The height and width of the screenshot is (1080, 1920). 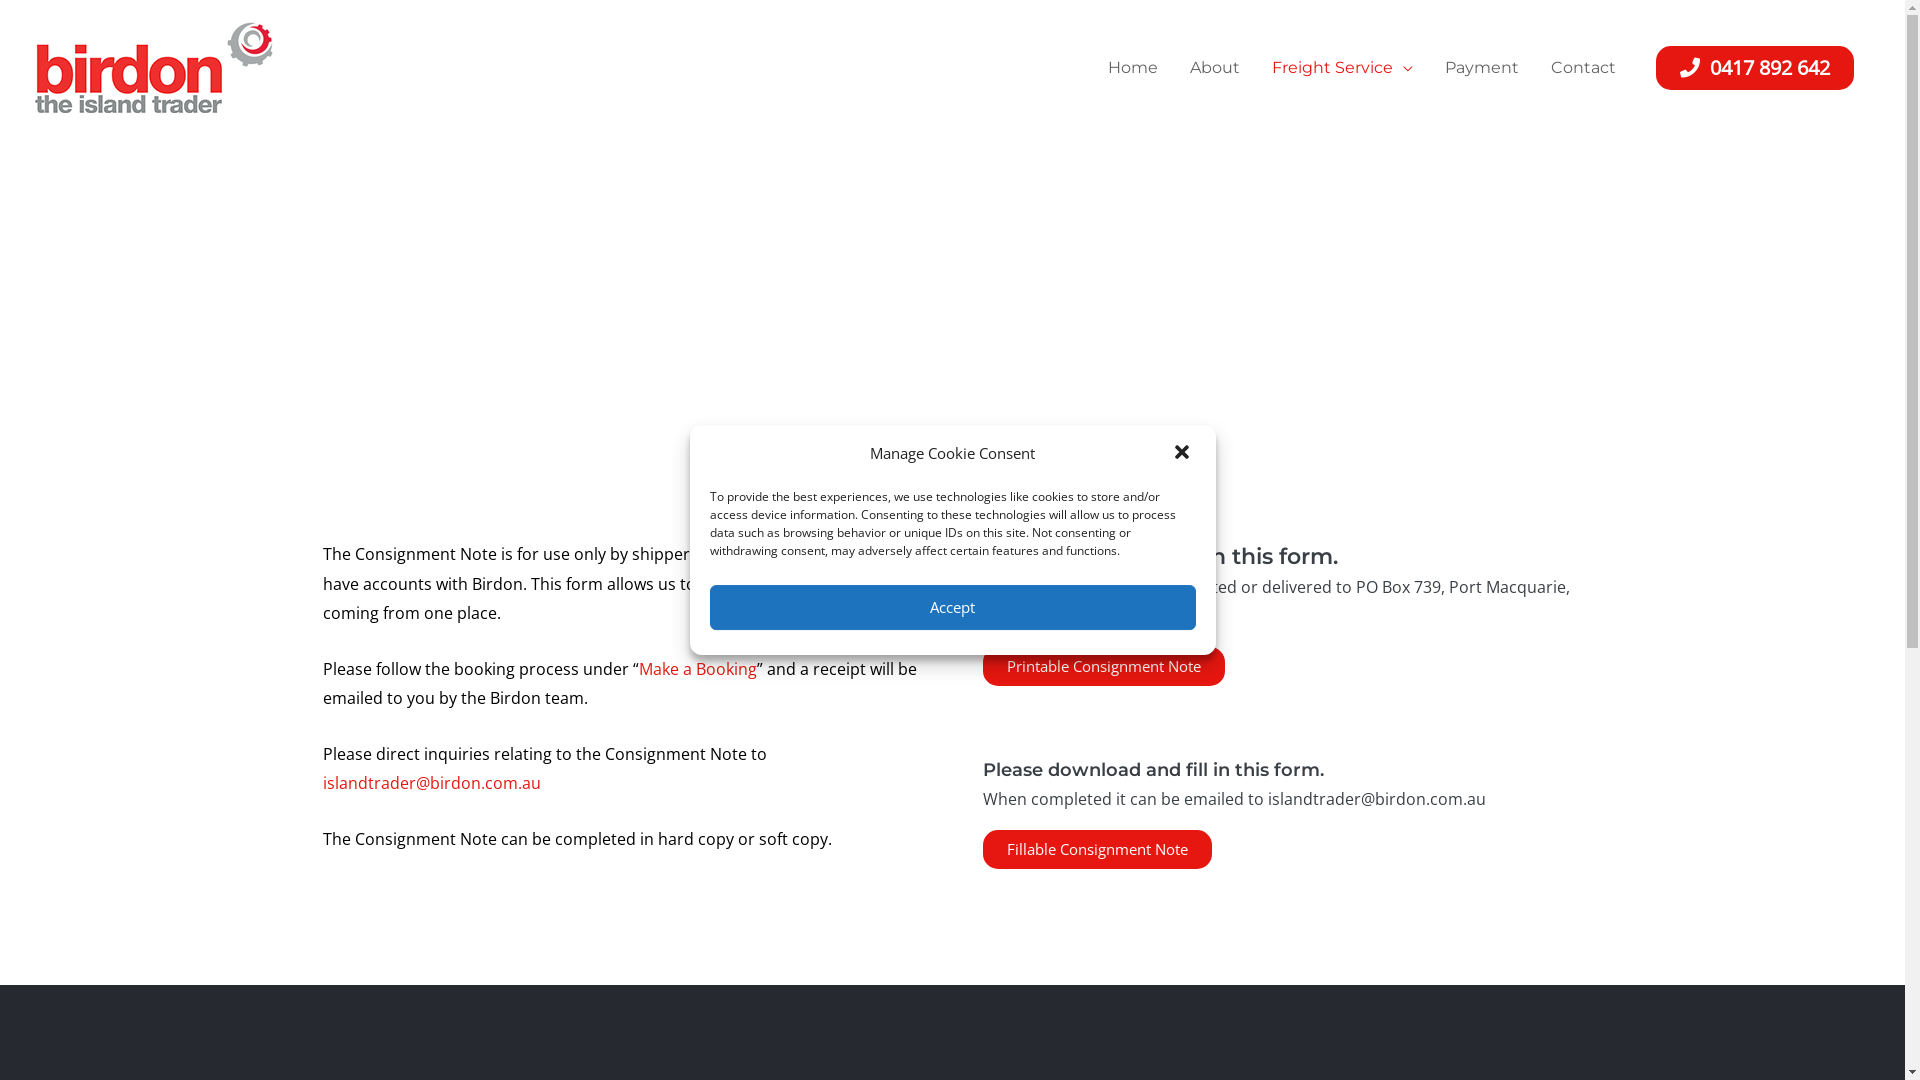 I want to click on 'Home', so click(x=1132, y=67).